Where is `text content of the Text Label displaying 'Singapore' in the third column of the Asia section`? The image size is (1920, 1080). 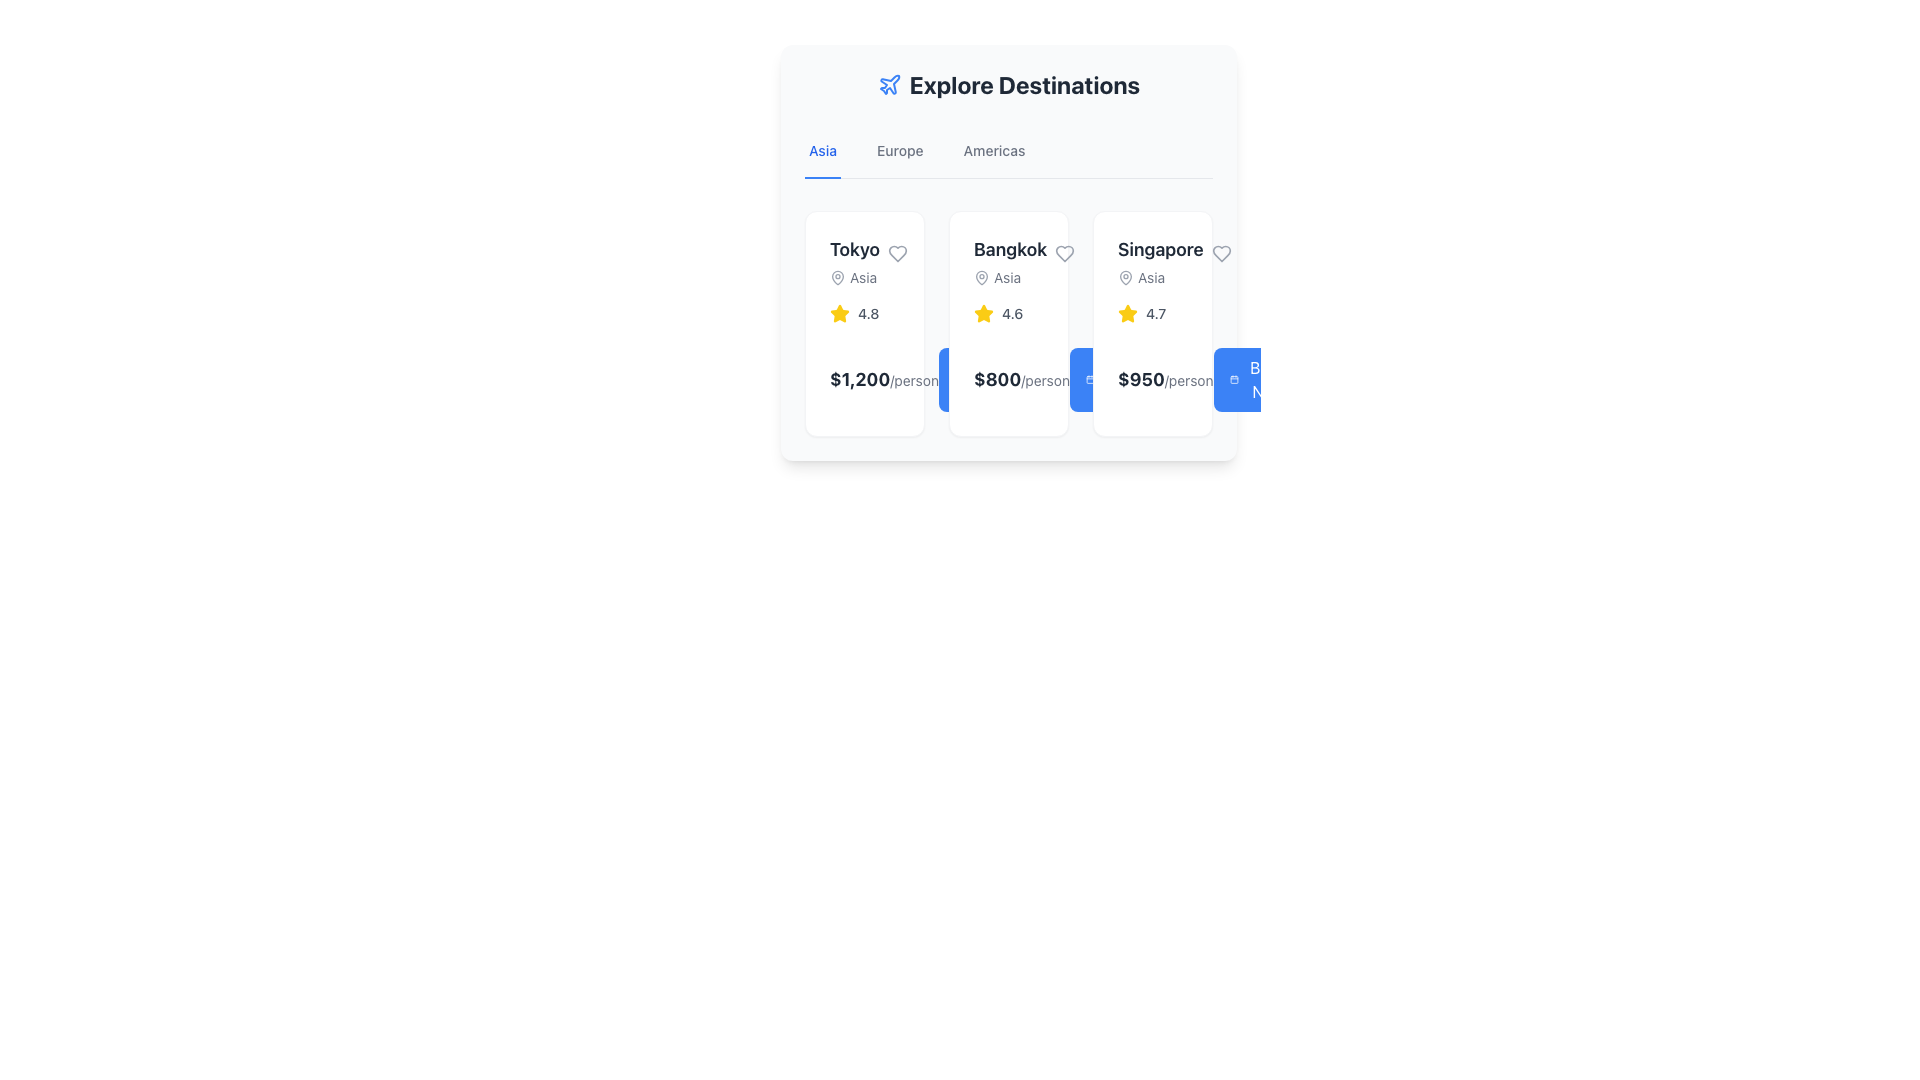
text content of the Text Label displaying 'Singapore' in the third column of the Asia section is located at coordinates (1160, 249).